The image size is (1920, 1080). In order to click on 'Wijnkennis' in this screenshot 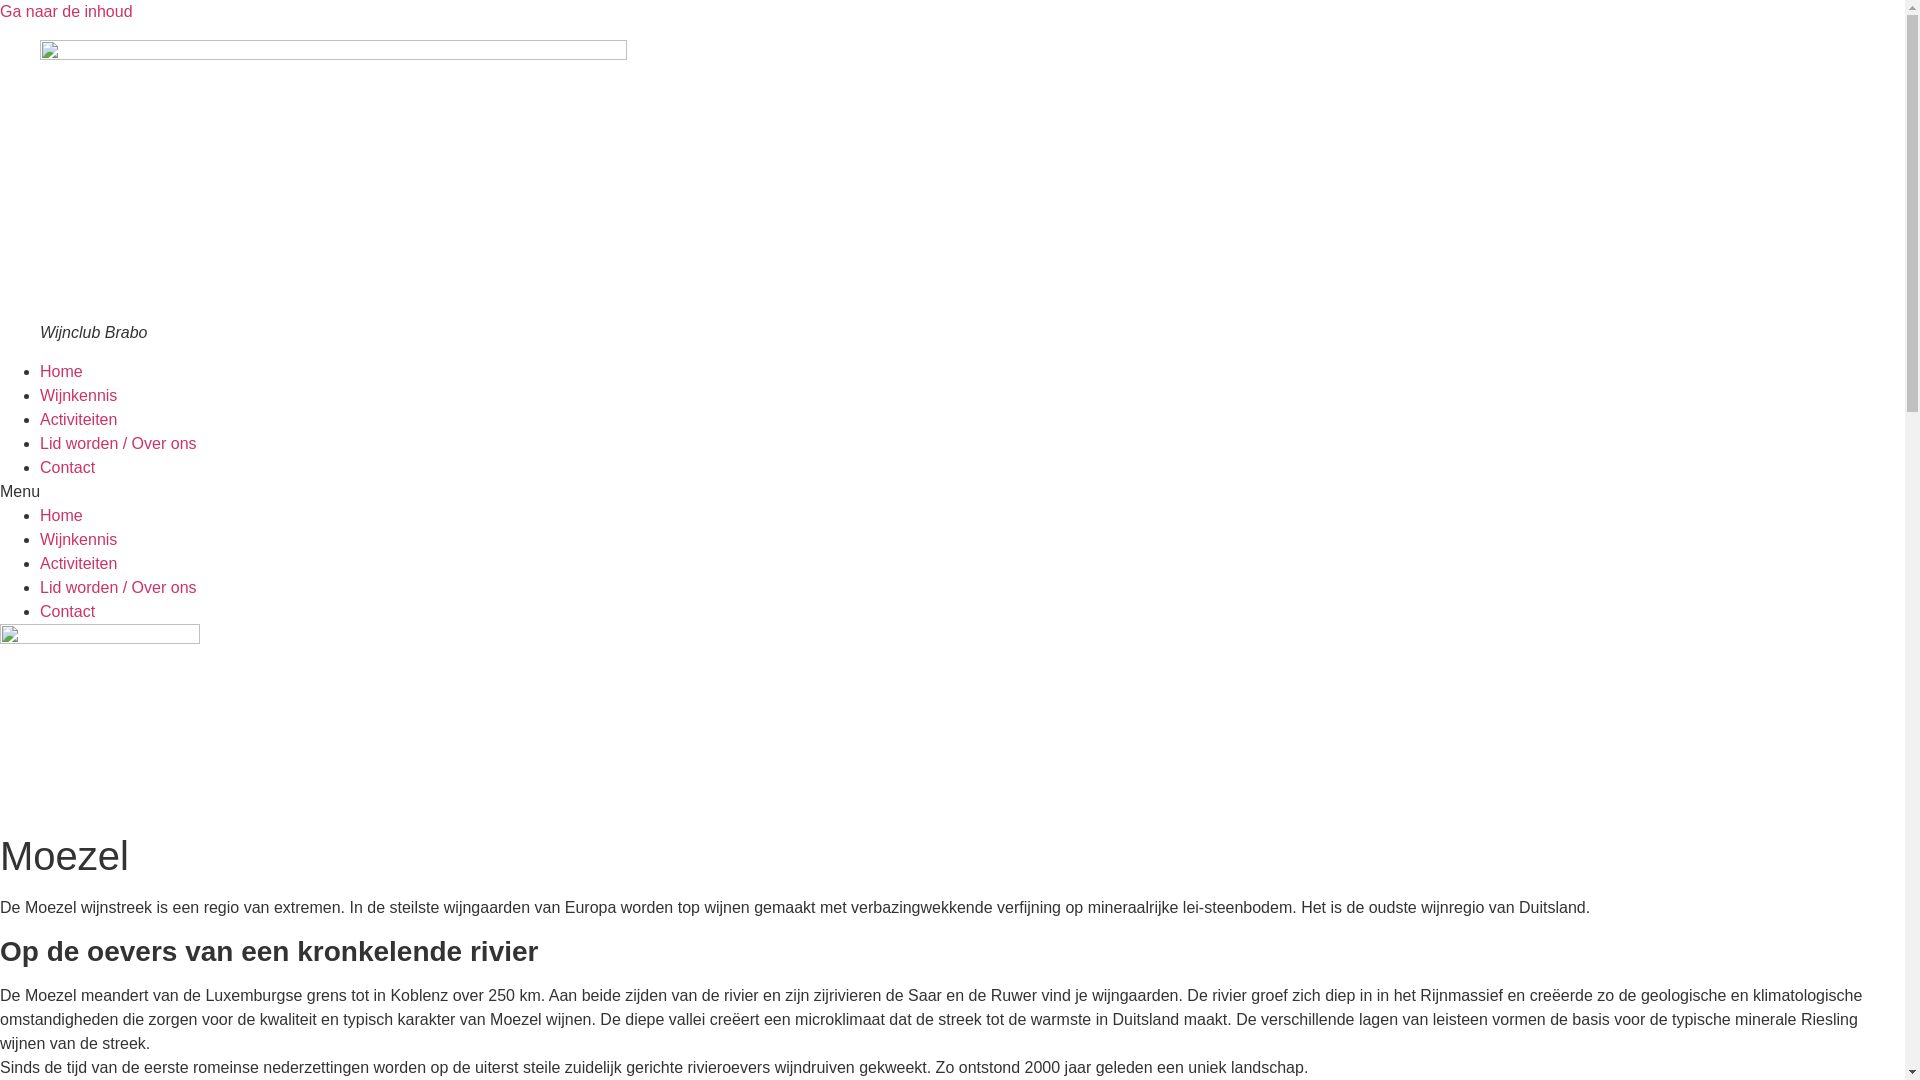, I will do `click(78, 538)`.